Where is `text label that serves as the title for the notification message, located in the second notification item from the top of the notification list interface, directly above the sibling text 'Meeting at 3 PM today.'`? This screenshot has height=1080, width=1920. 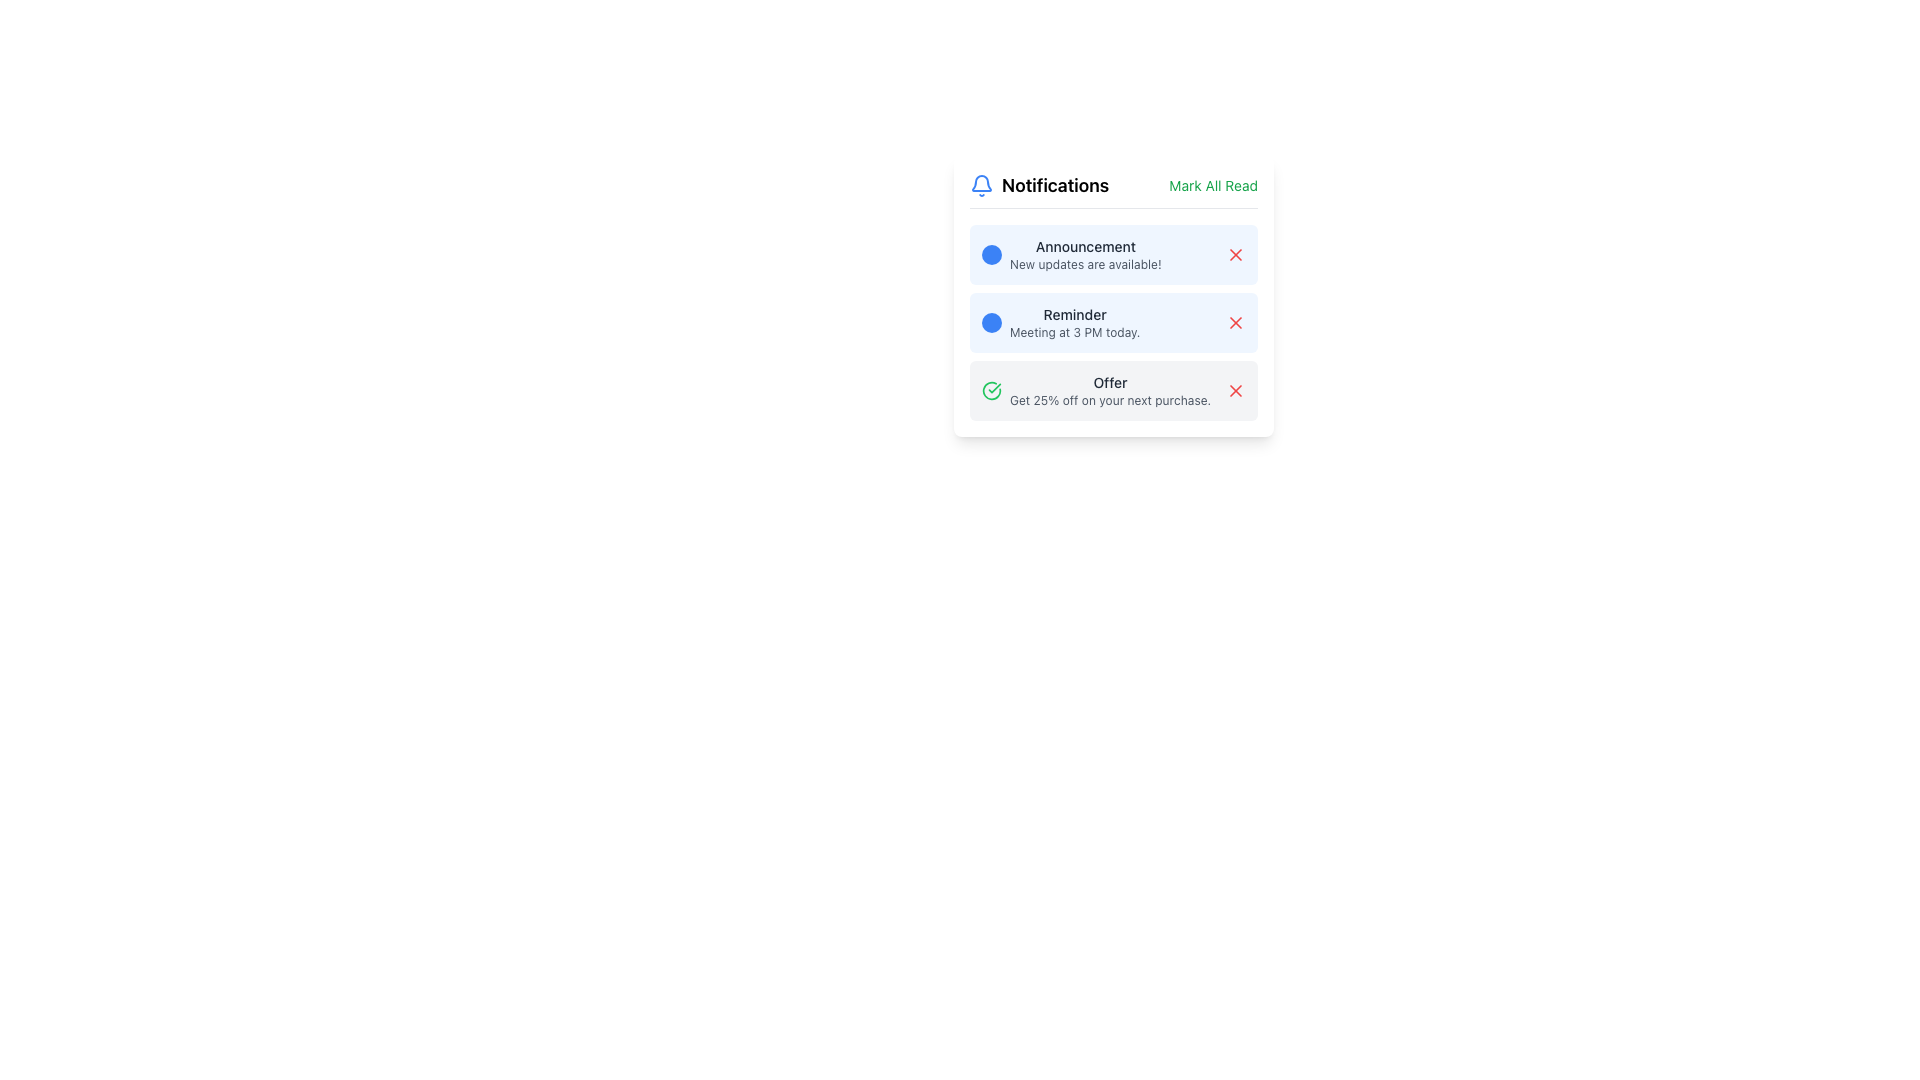 text label that serves as the title for the notification message, located in the second notification item from the top of the notification list interface, directly above the sibling text 'Meeting at 3 PM today.' is located at coordinates (1074, 315).